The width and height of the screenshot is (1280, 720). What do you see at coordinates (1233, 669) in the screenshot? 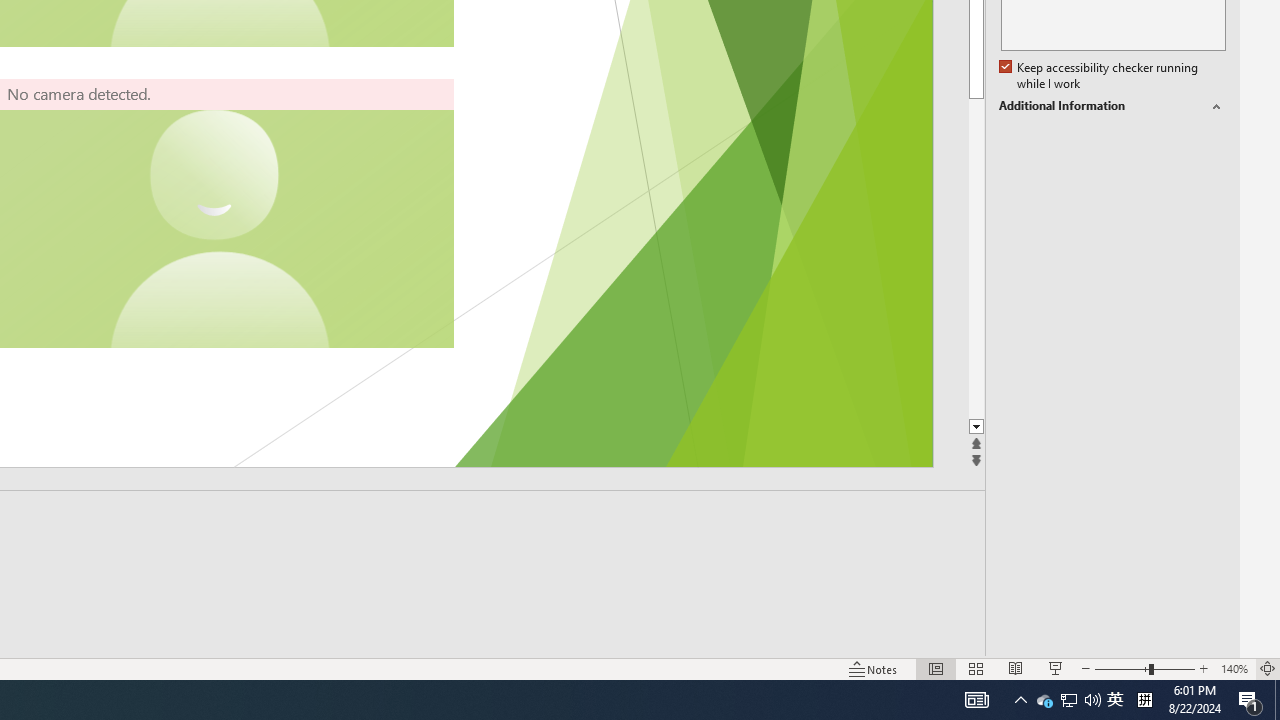
I see `'Zoom 140%'` at bounding box center [1233, 669].